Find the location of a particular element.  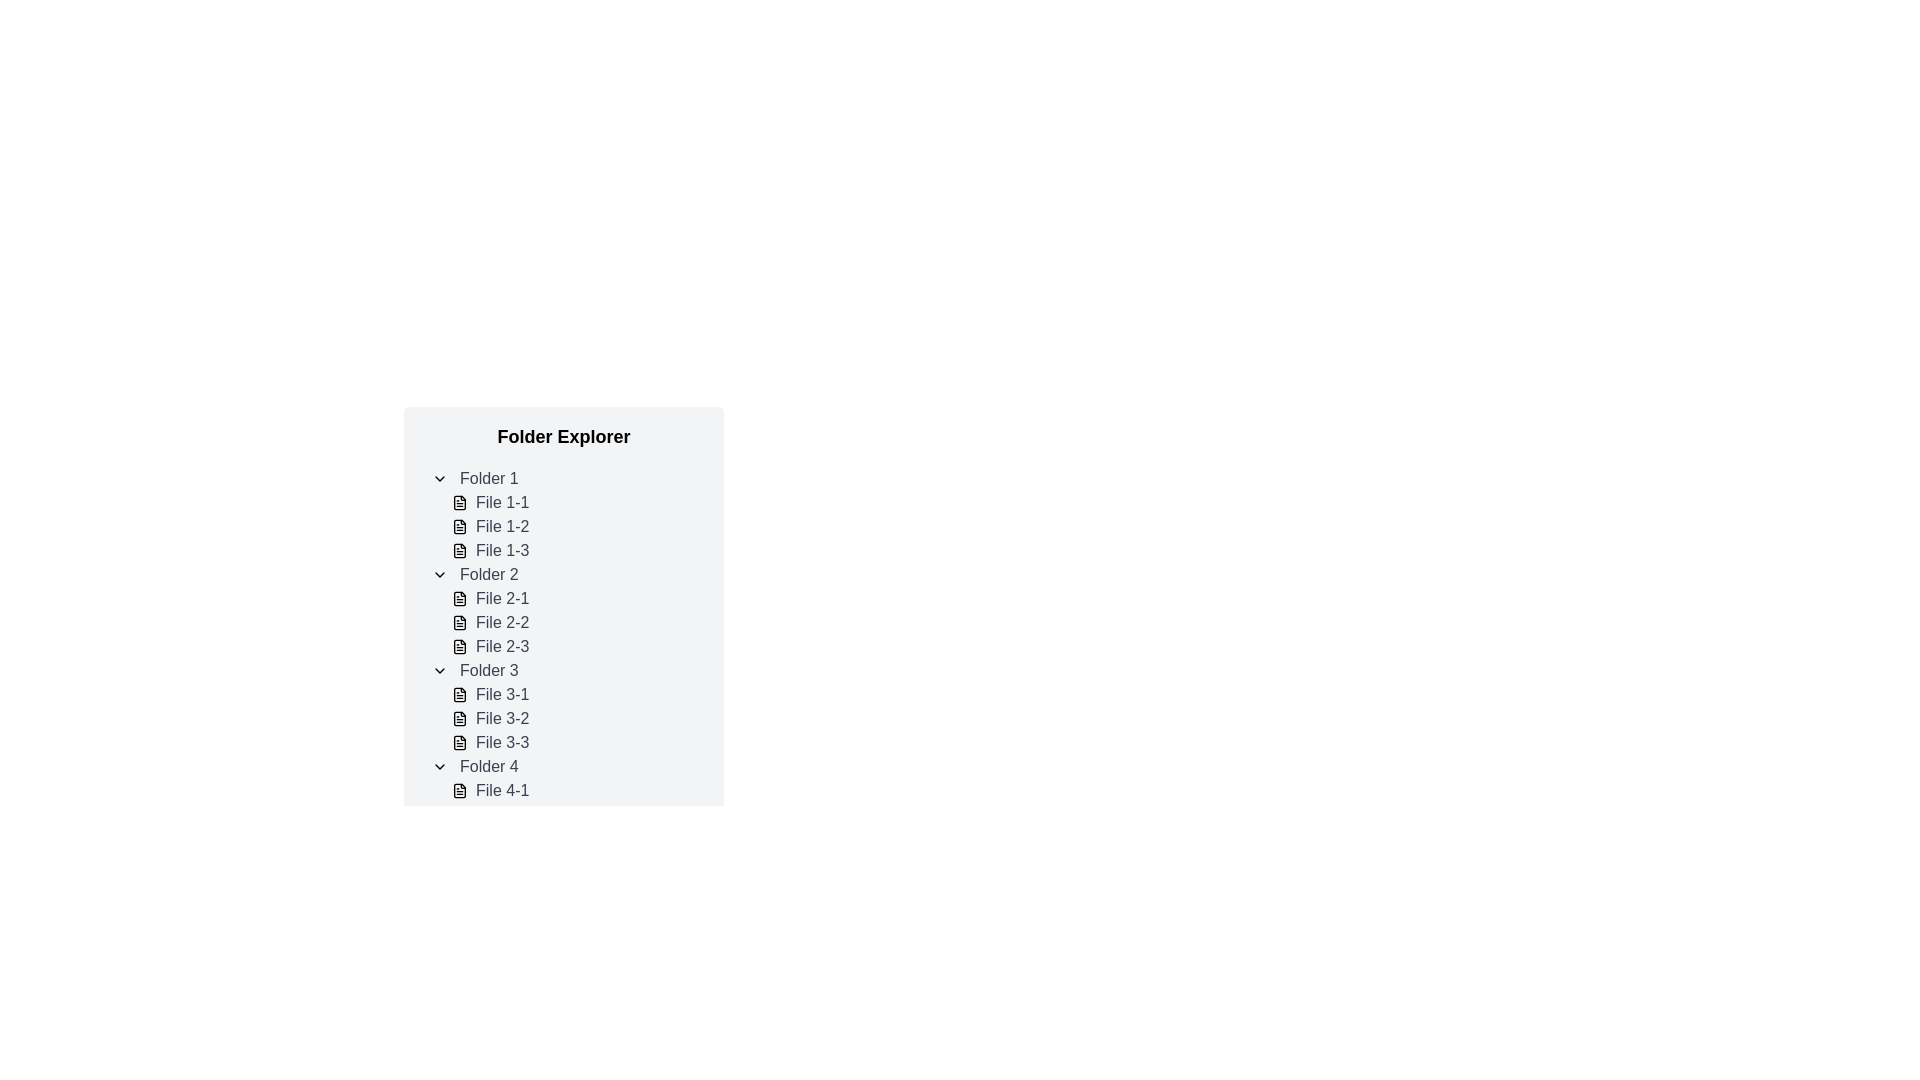

the file icon titled 'File 4-1' from the 'Folder 4' section in the 'Folder Explorer' is located at coordinates (459, 789).